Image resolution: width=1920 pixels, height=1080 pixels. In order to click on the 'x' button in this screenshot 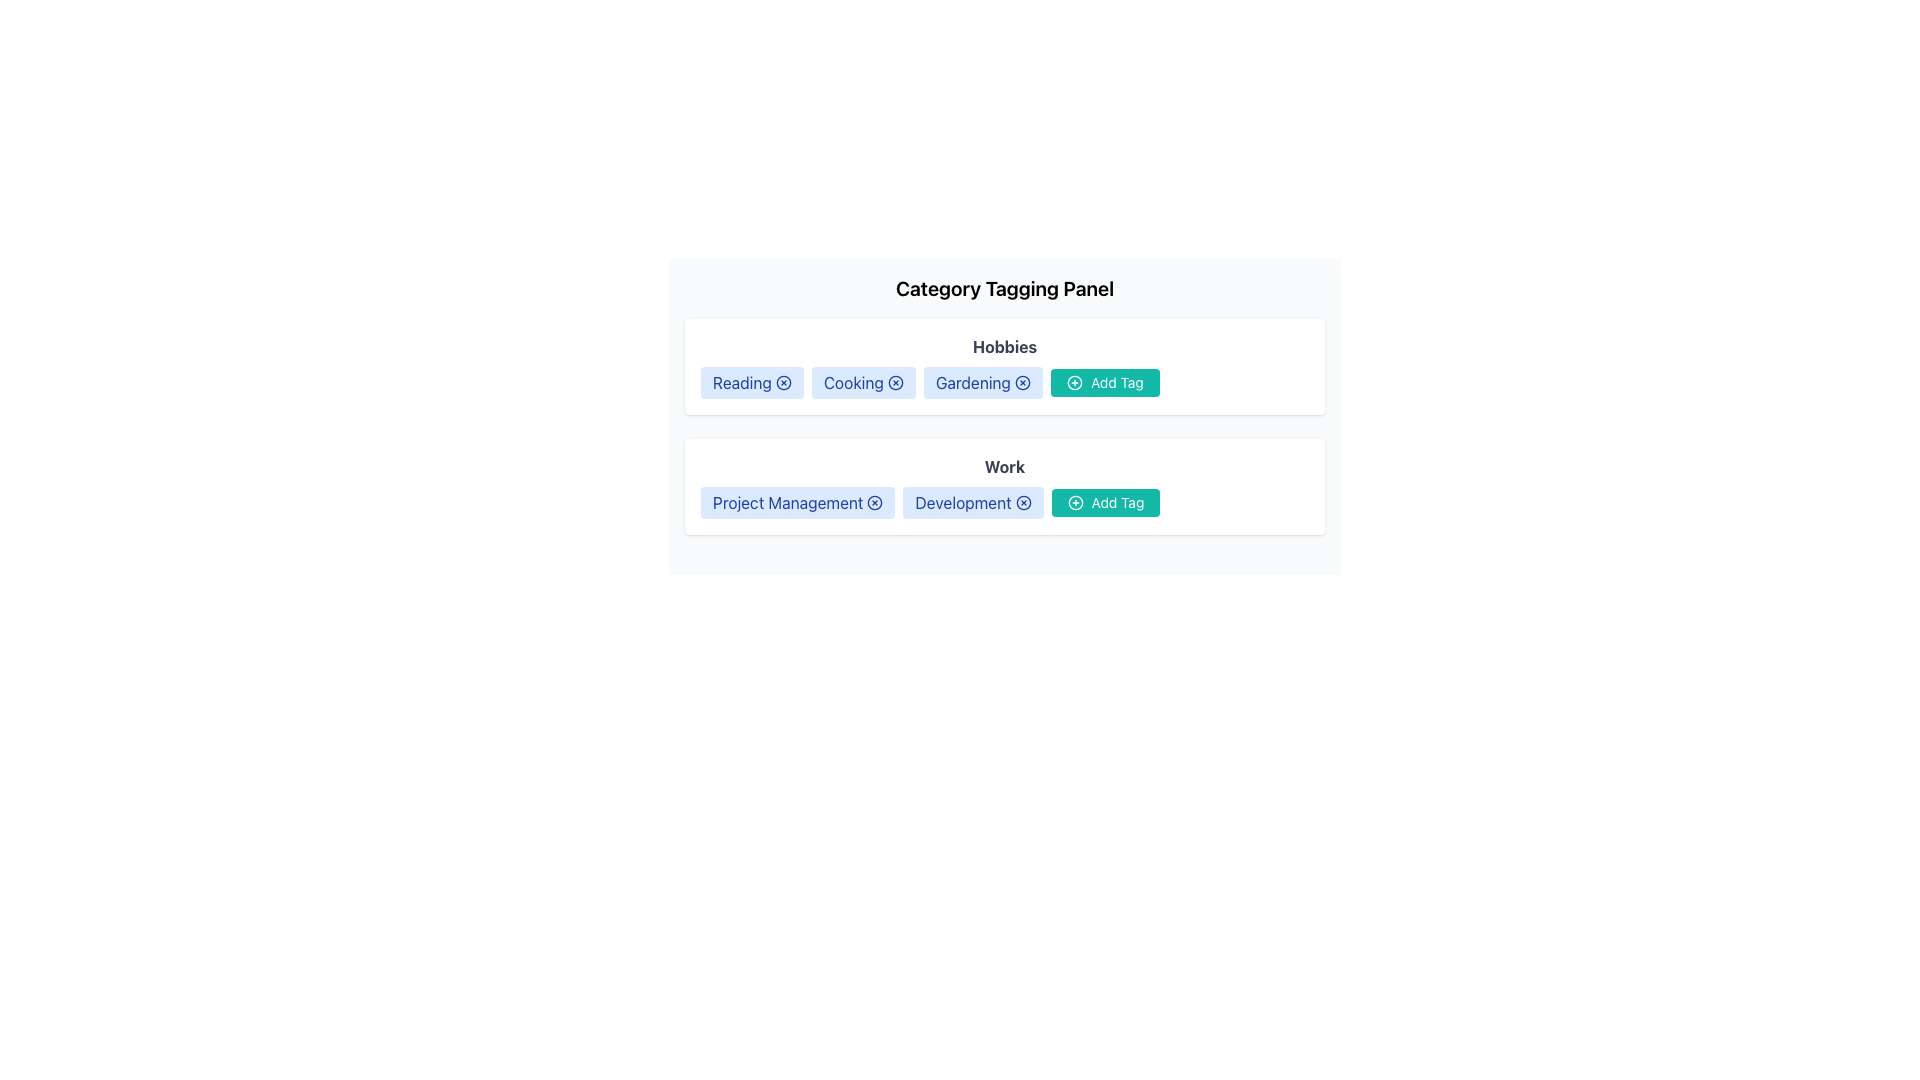, I will do `click(797, 501)`.